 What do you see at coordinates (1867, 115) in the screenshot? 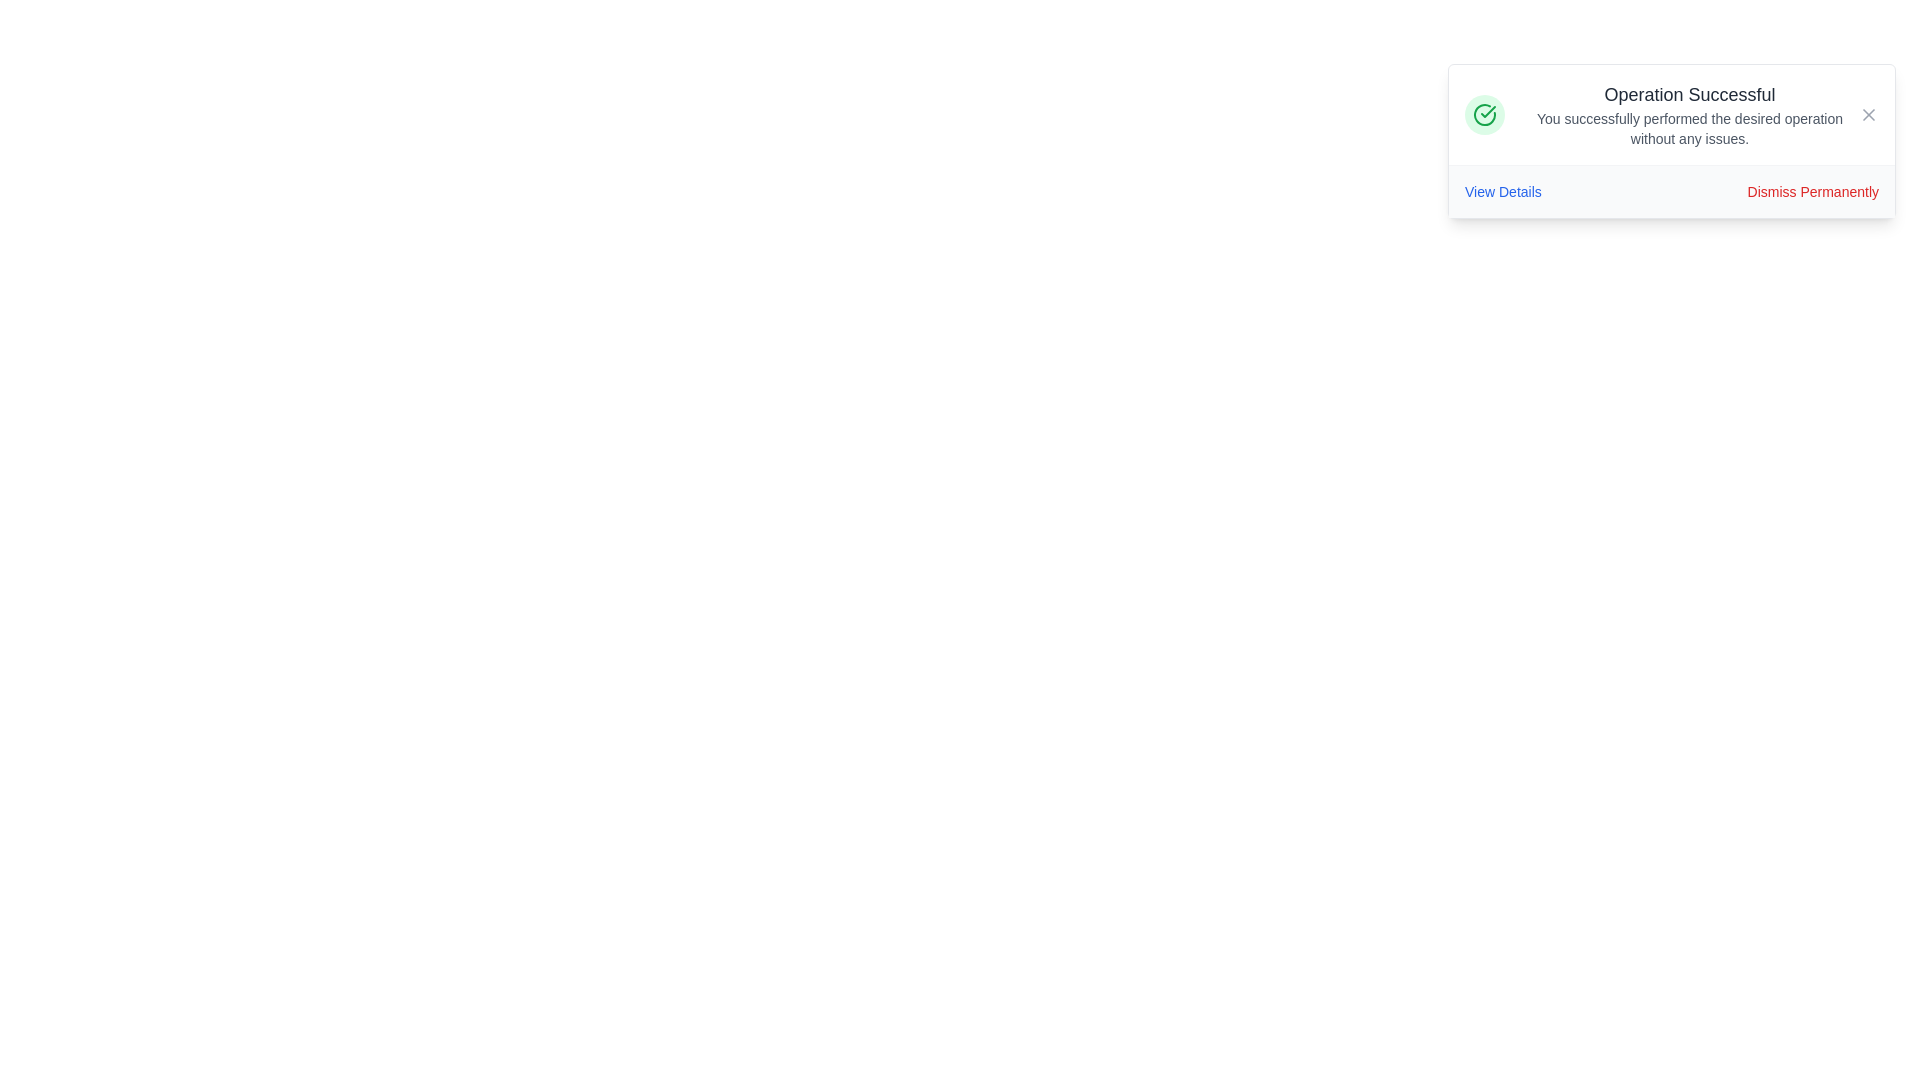
I see `the close icon located in the top-right corner of the notification panel` at bounding box center [1867, 115].